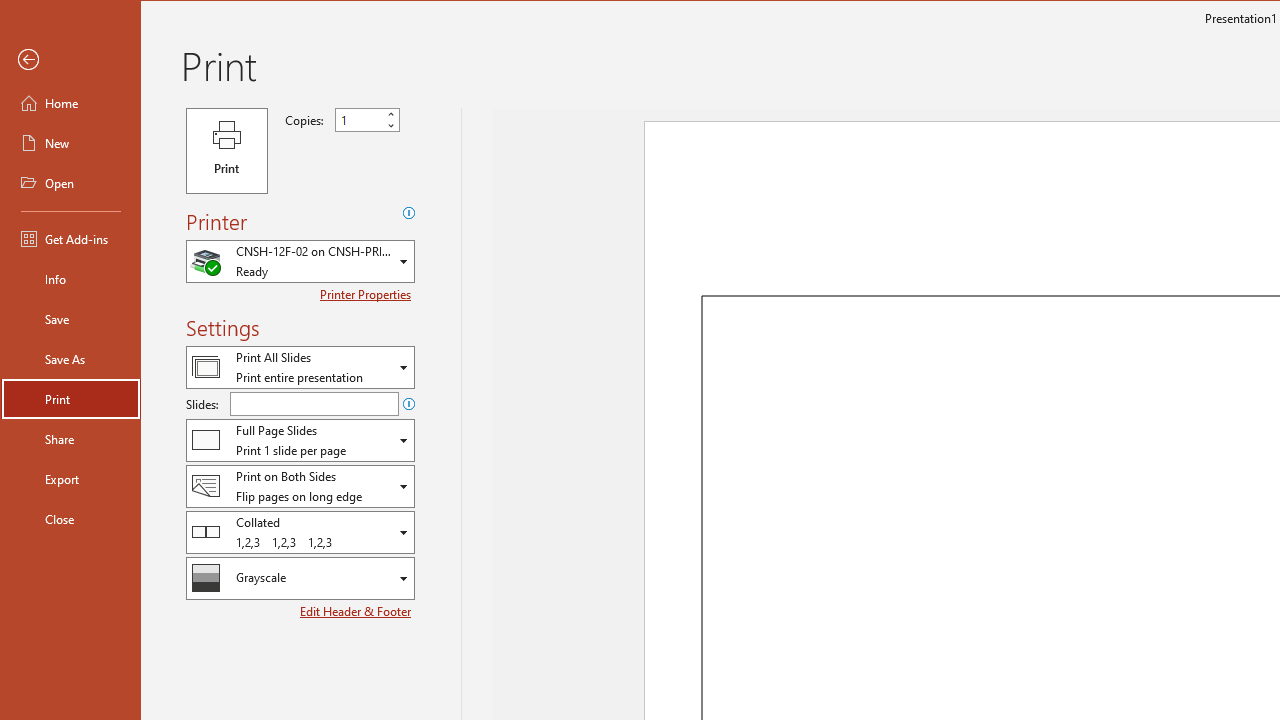 The height and width of the screenshot is (720, 1280). Describe the element at coordinates (358, 119) in the screenshot. I see `'Copies'` at that location.